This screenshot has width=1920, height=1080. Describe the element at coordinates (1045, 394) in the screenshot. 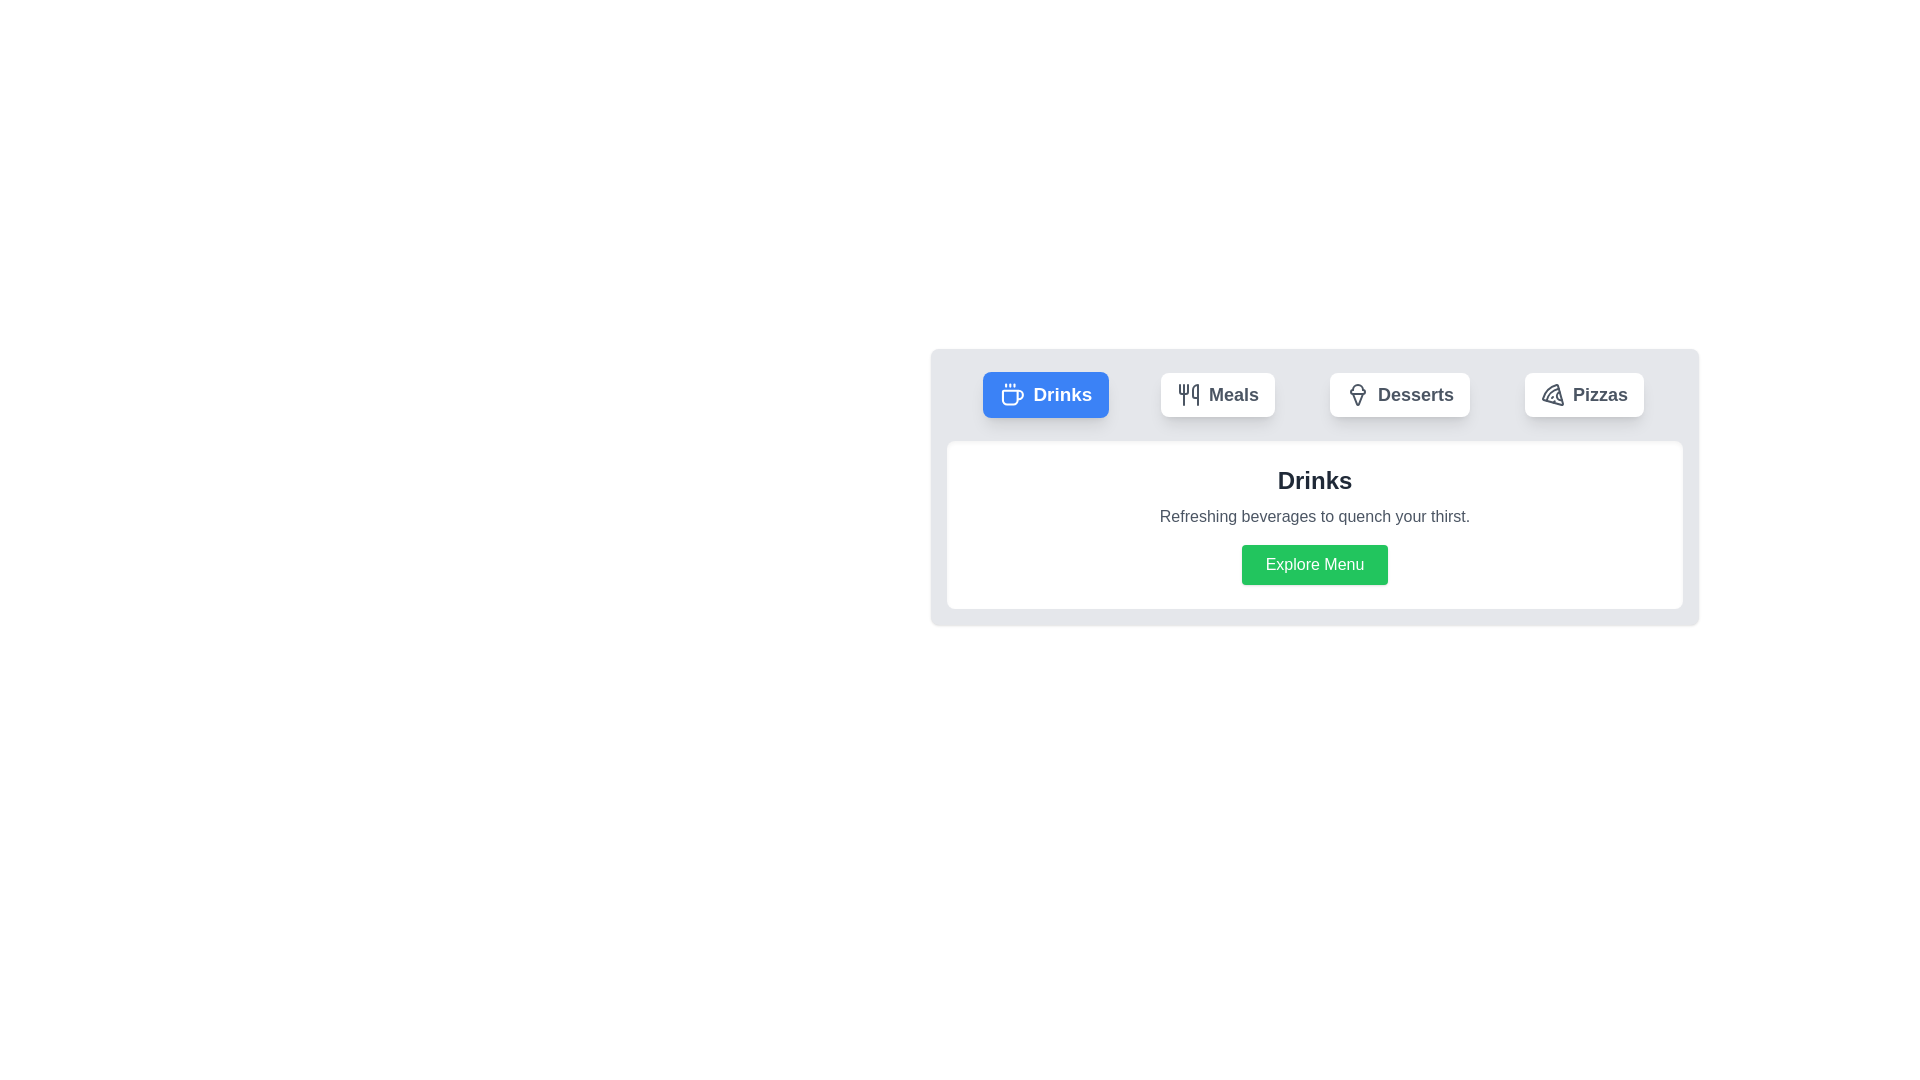

I see `the 'Drinks' tab button` at that location.